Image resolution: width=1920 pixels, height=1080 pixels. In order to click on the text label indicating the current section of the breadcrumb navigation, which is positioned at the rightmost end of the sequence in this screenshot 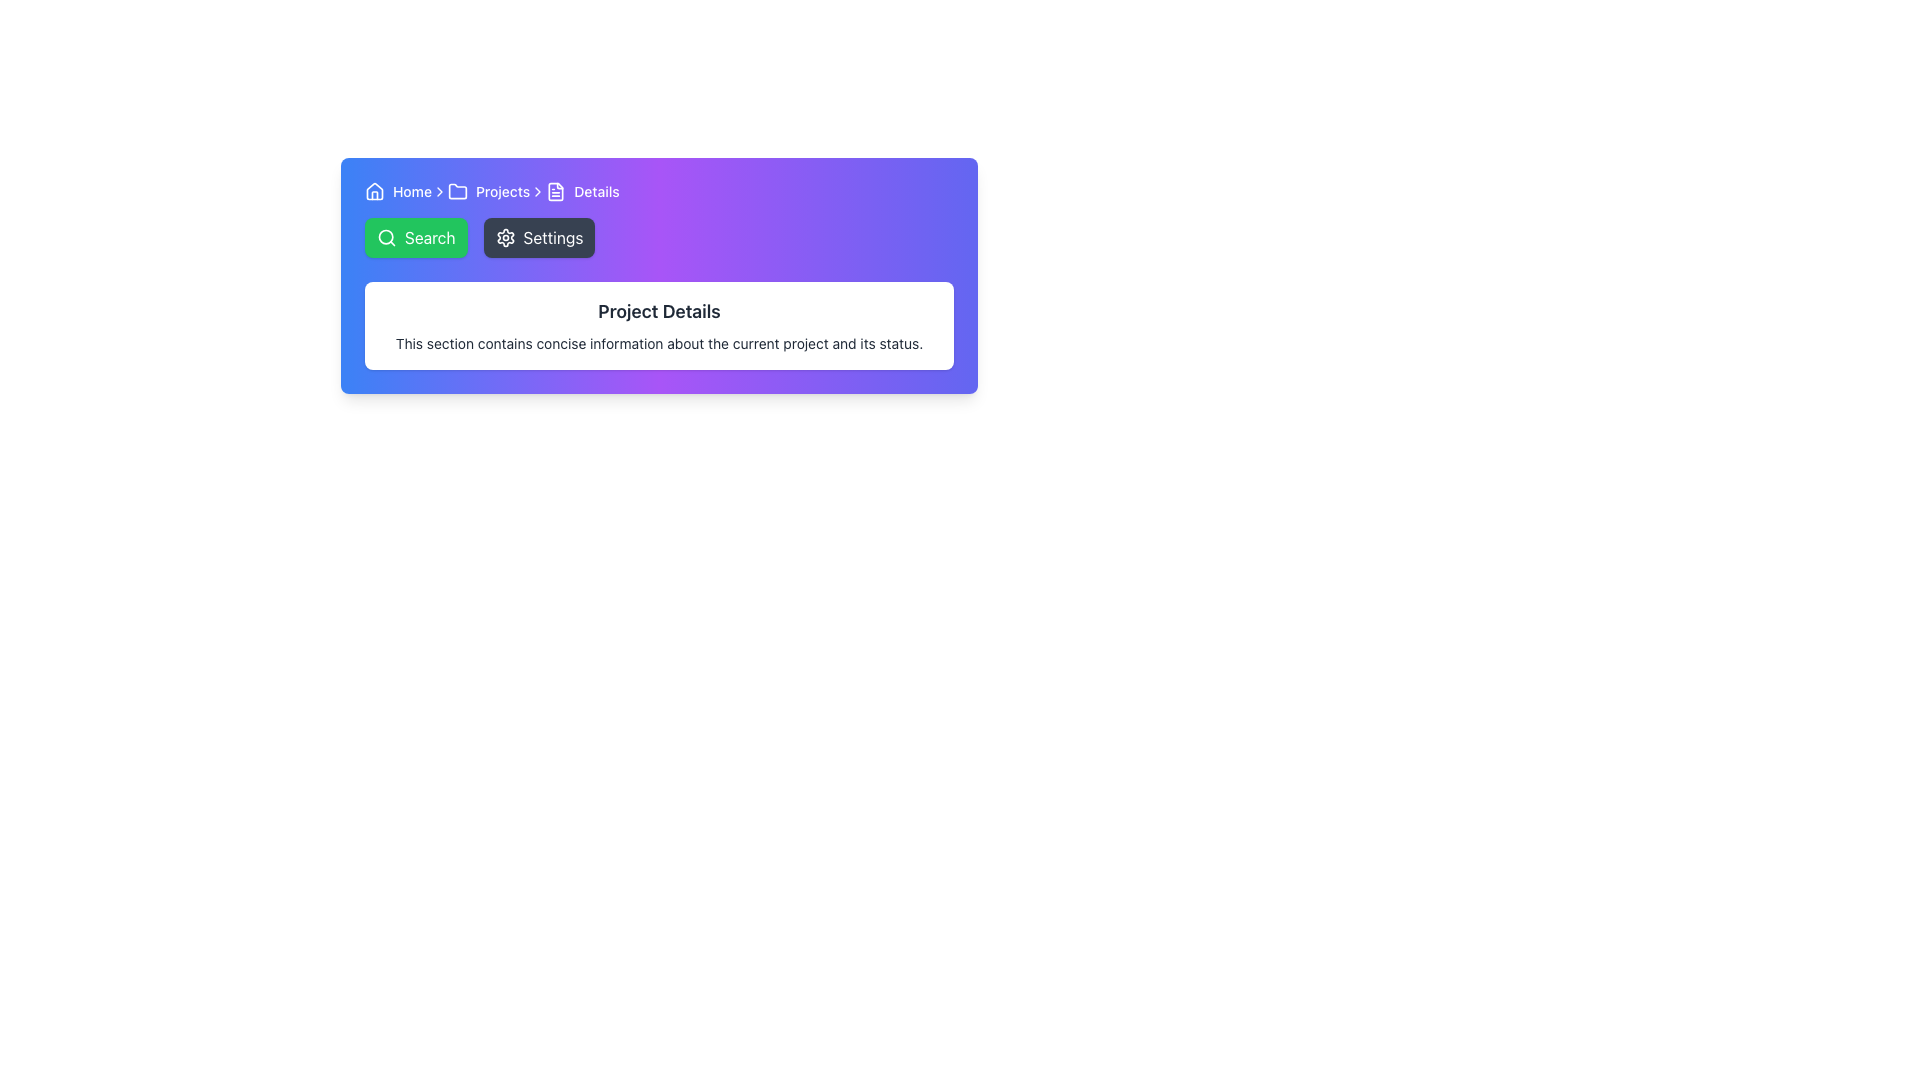, I will do `click(595, 192)`.